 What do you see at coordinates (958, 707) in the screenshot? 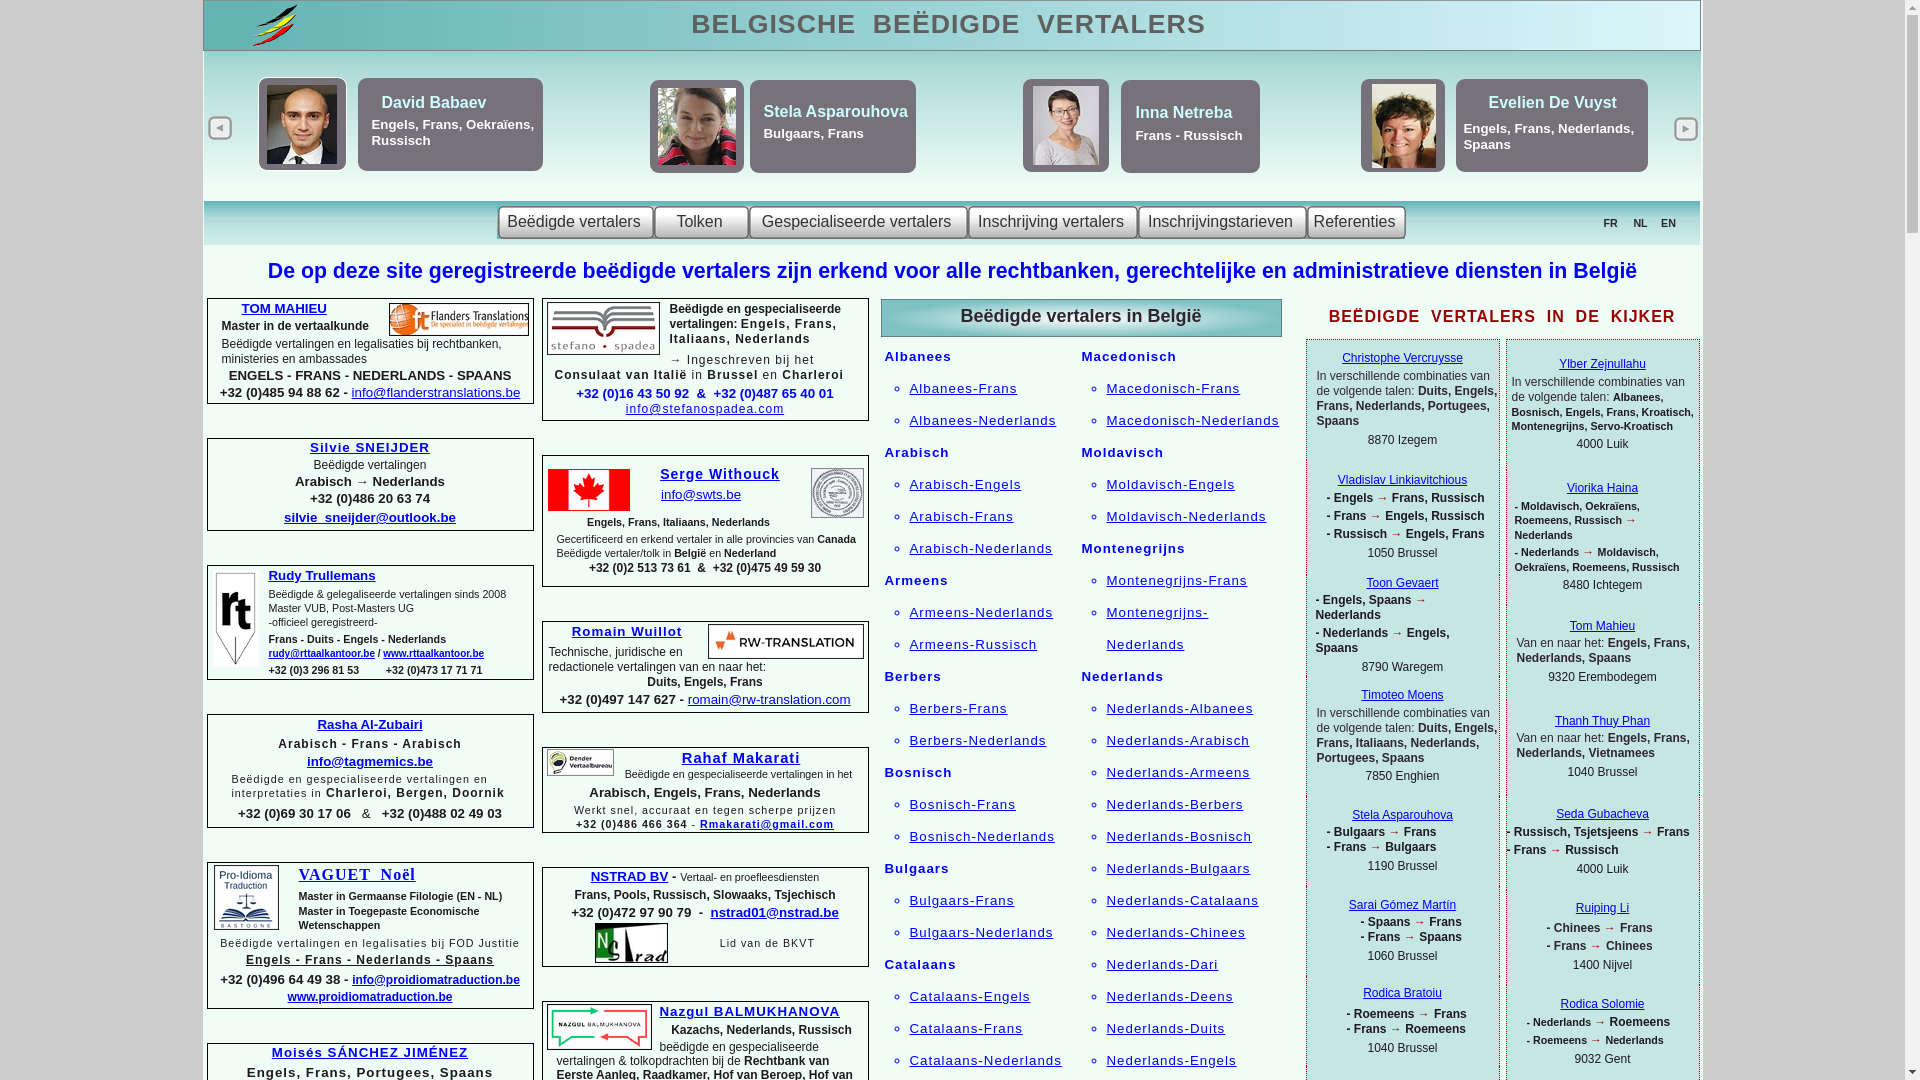
I see `'Berbers-Frans'` at bounding box center [958, 707].